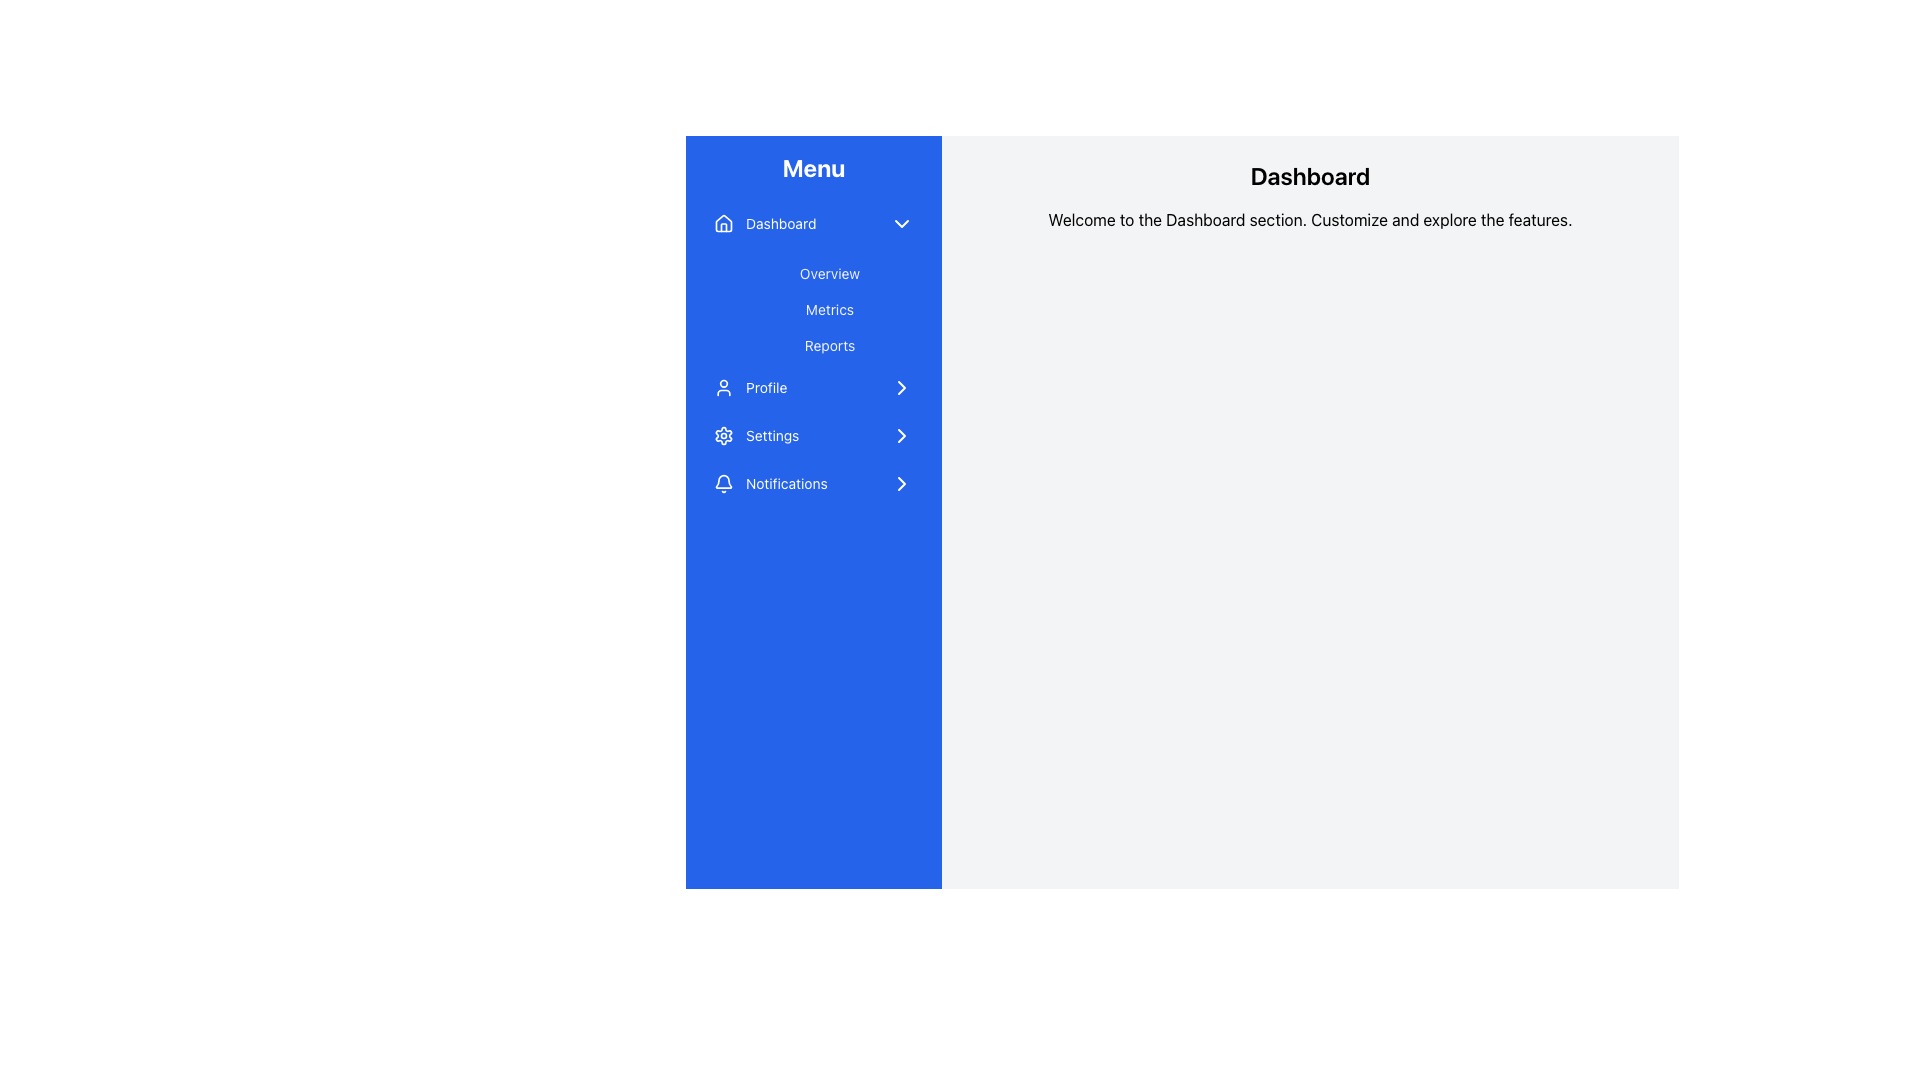  Describe the element at coordinates (901, 223) in the screenshot. I see `the chevron icon located to the right of the 'Dashboard' label in the sidebar menu` at that location.